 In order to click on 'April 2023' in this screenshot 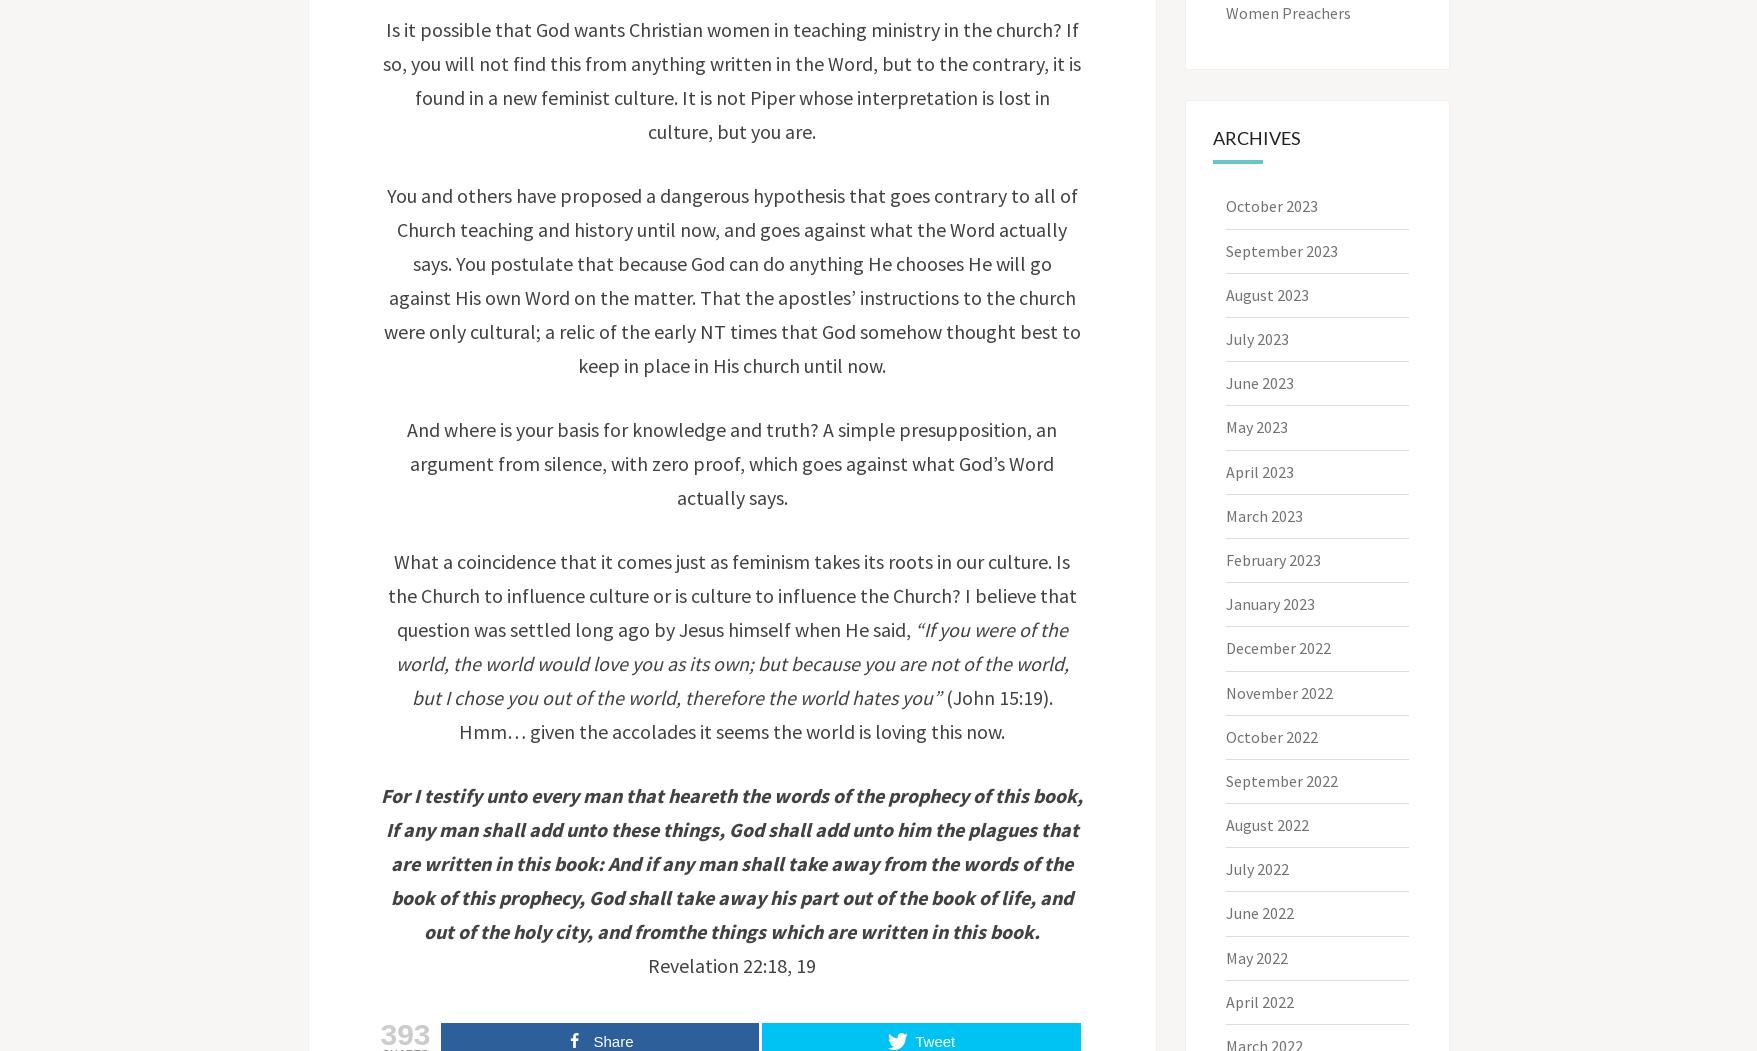, I will do `click(1259, 469)`.